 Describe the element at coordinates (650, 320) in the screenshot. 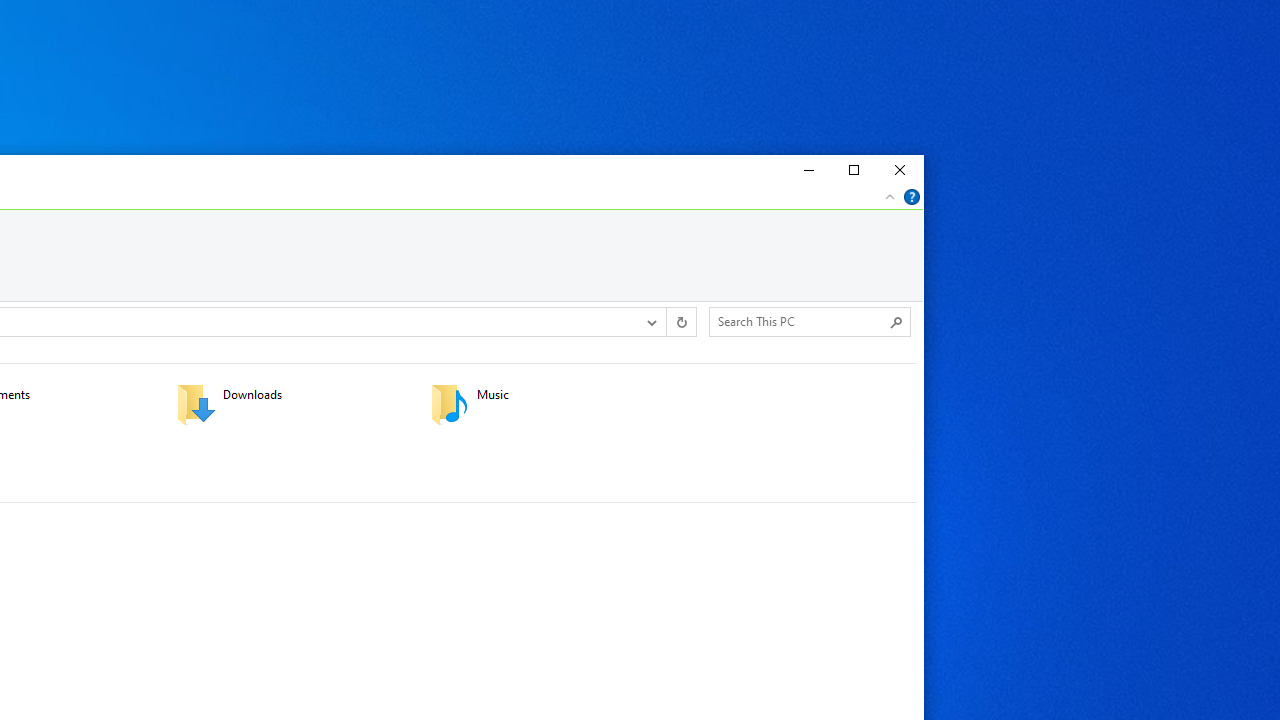

I see `'Previous Locations'` at that location.